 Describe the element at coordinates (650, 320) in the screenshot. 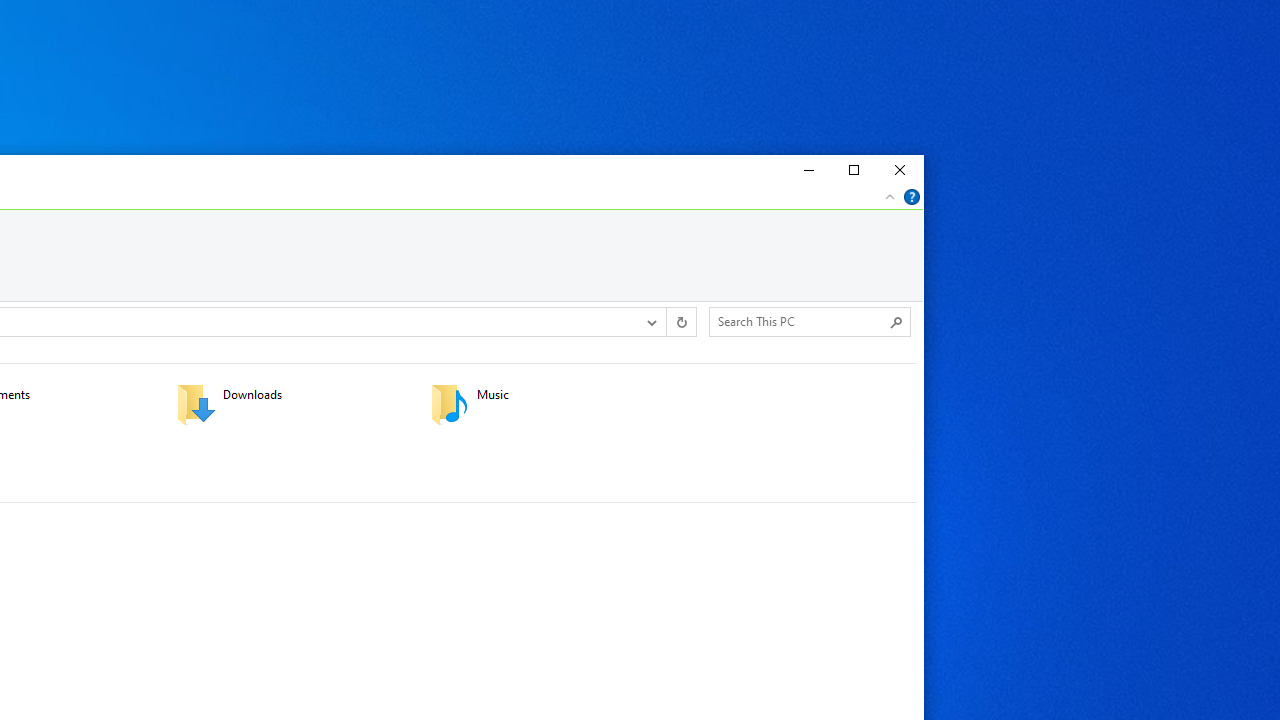

I see `'Previous Locations'` at that location.